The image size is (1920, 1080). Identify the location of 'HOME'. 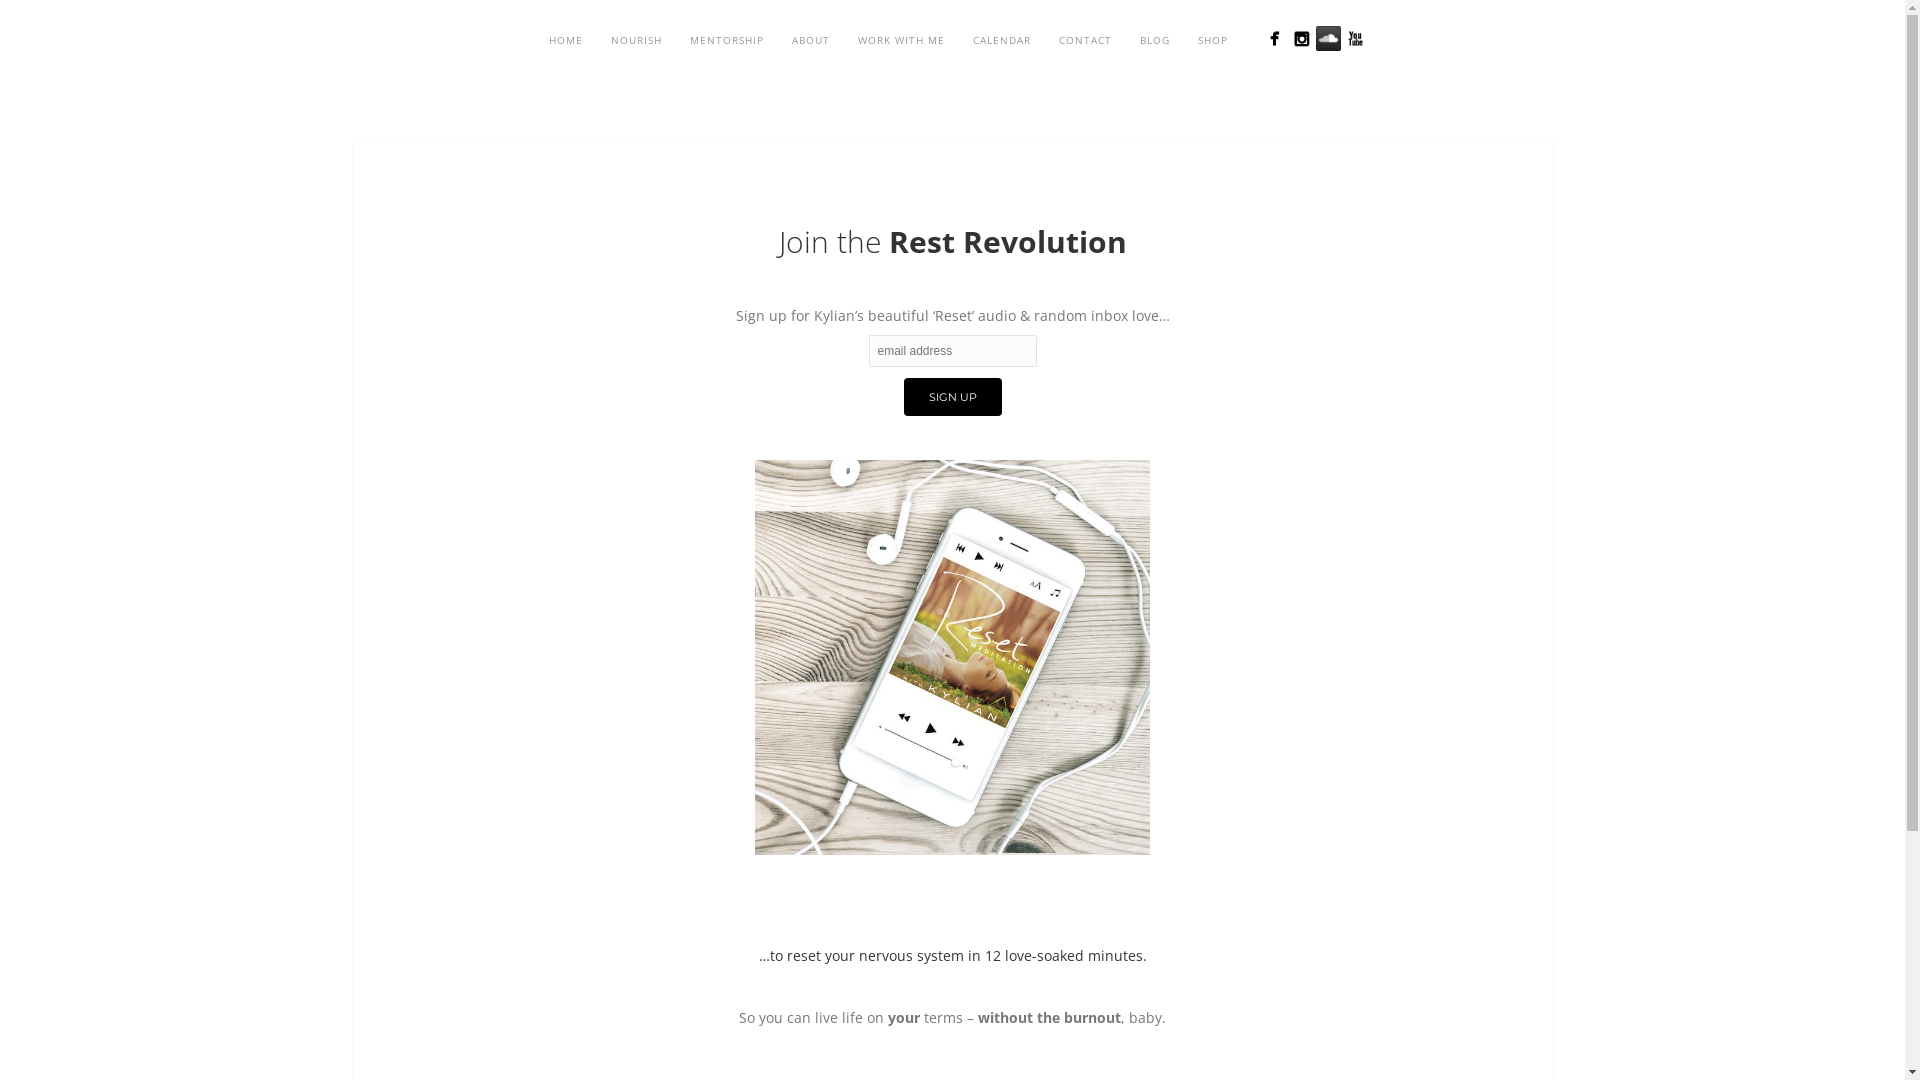
(565, 40).